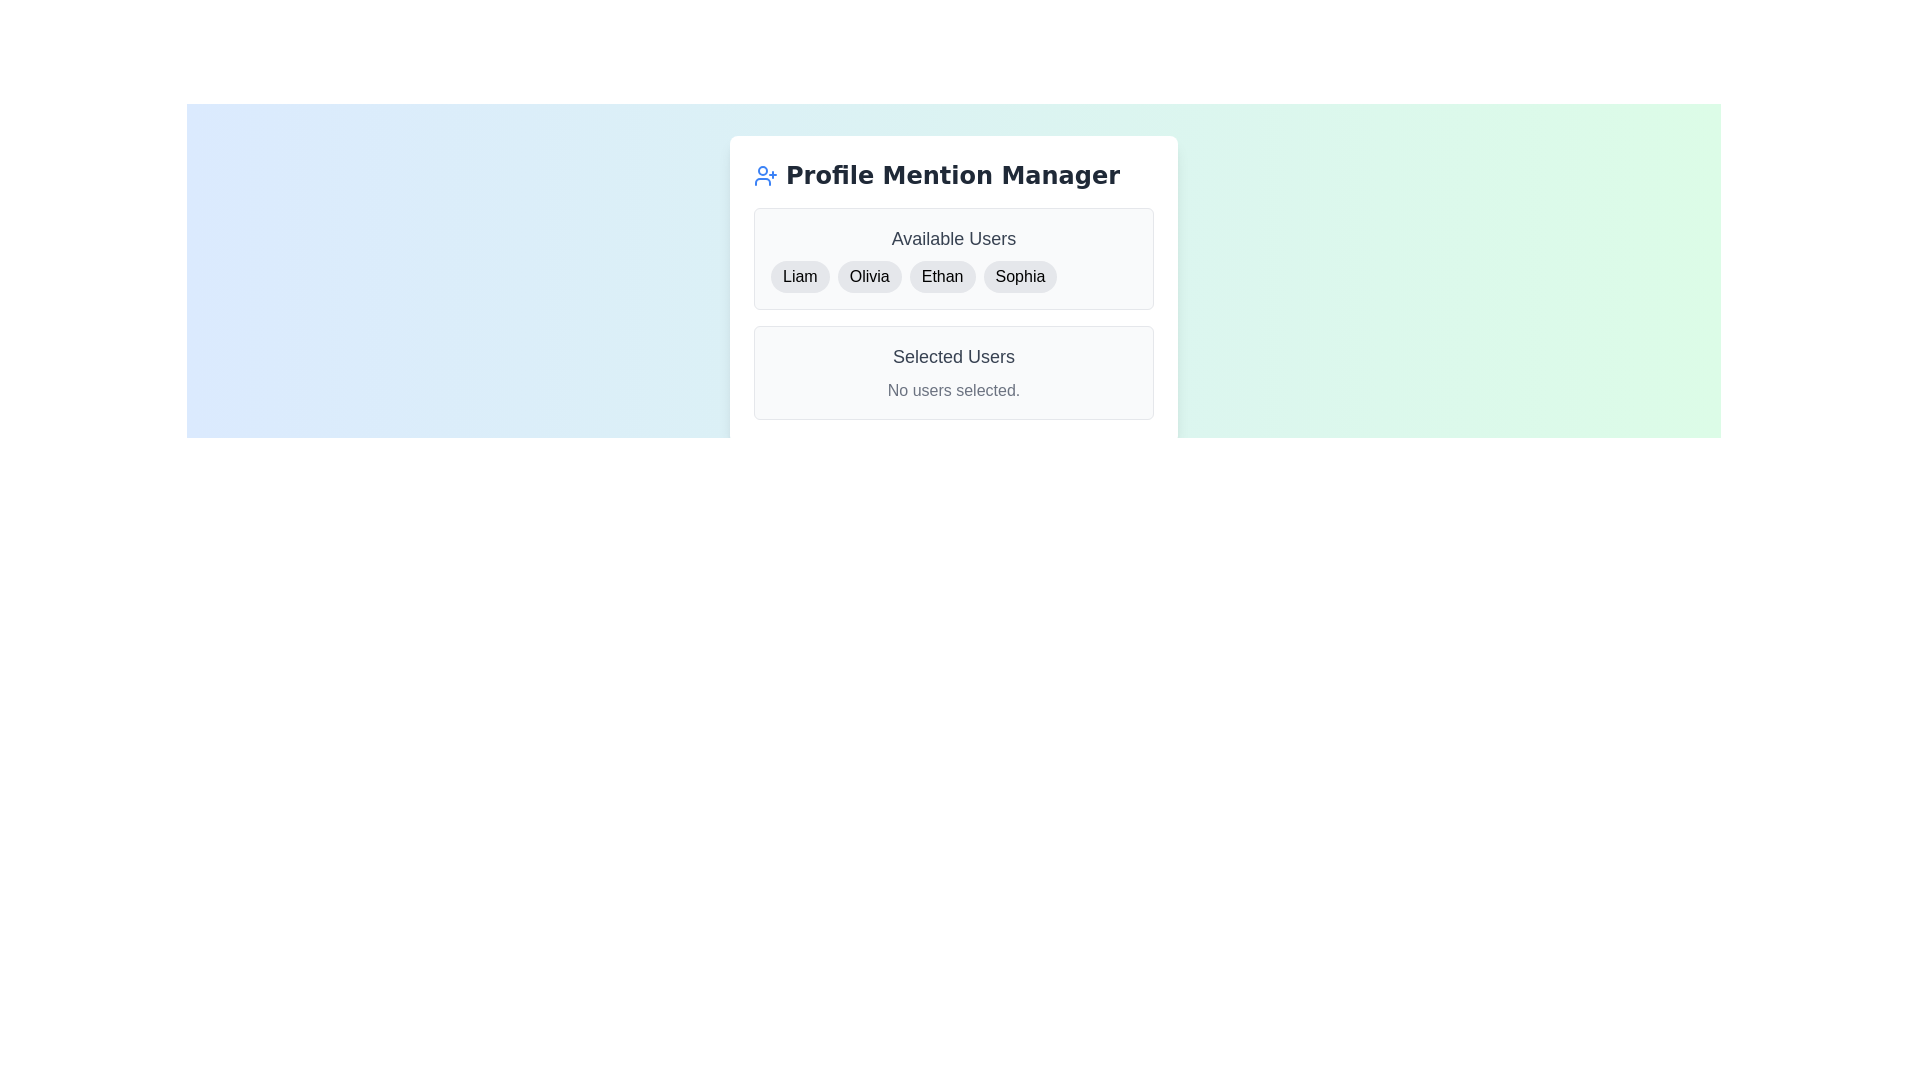 This screenshot has width=1920, height=1080. Describe the element at coordinates (941, 277) in the screenshot. I see `the interactive button labeled 'Ethan', which is the third button in a horizontal list of four buttons` at that location.